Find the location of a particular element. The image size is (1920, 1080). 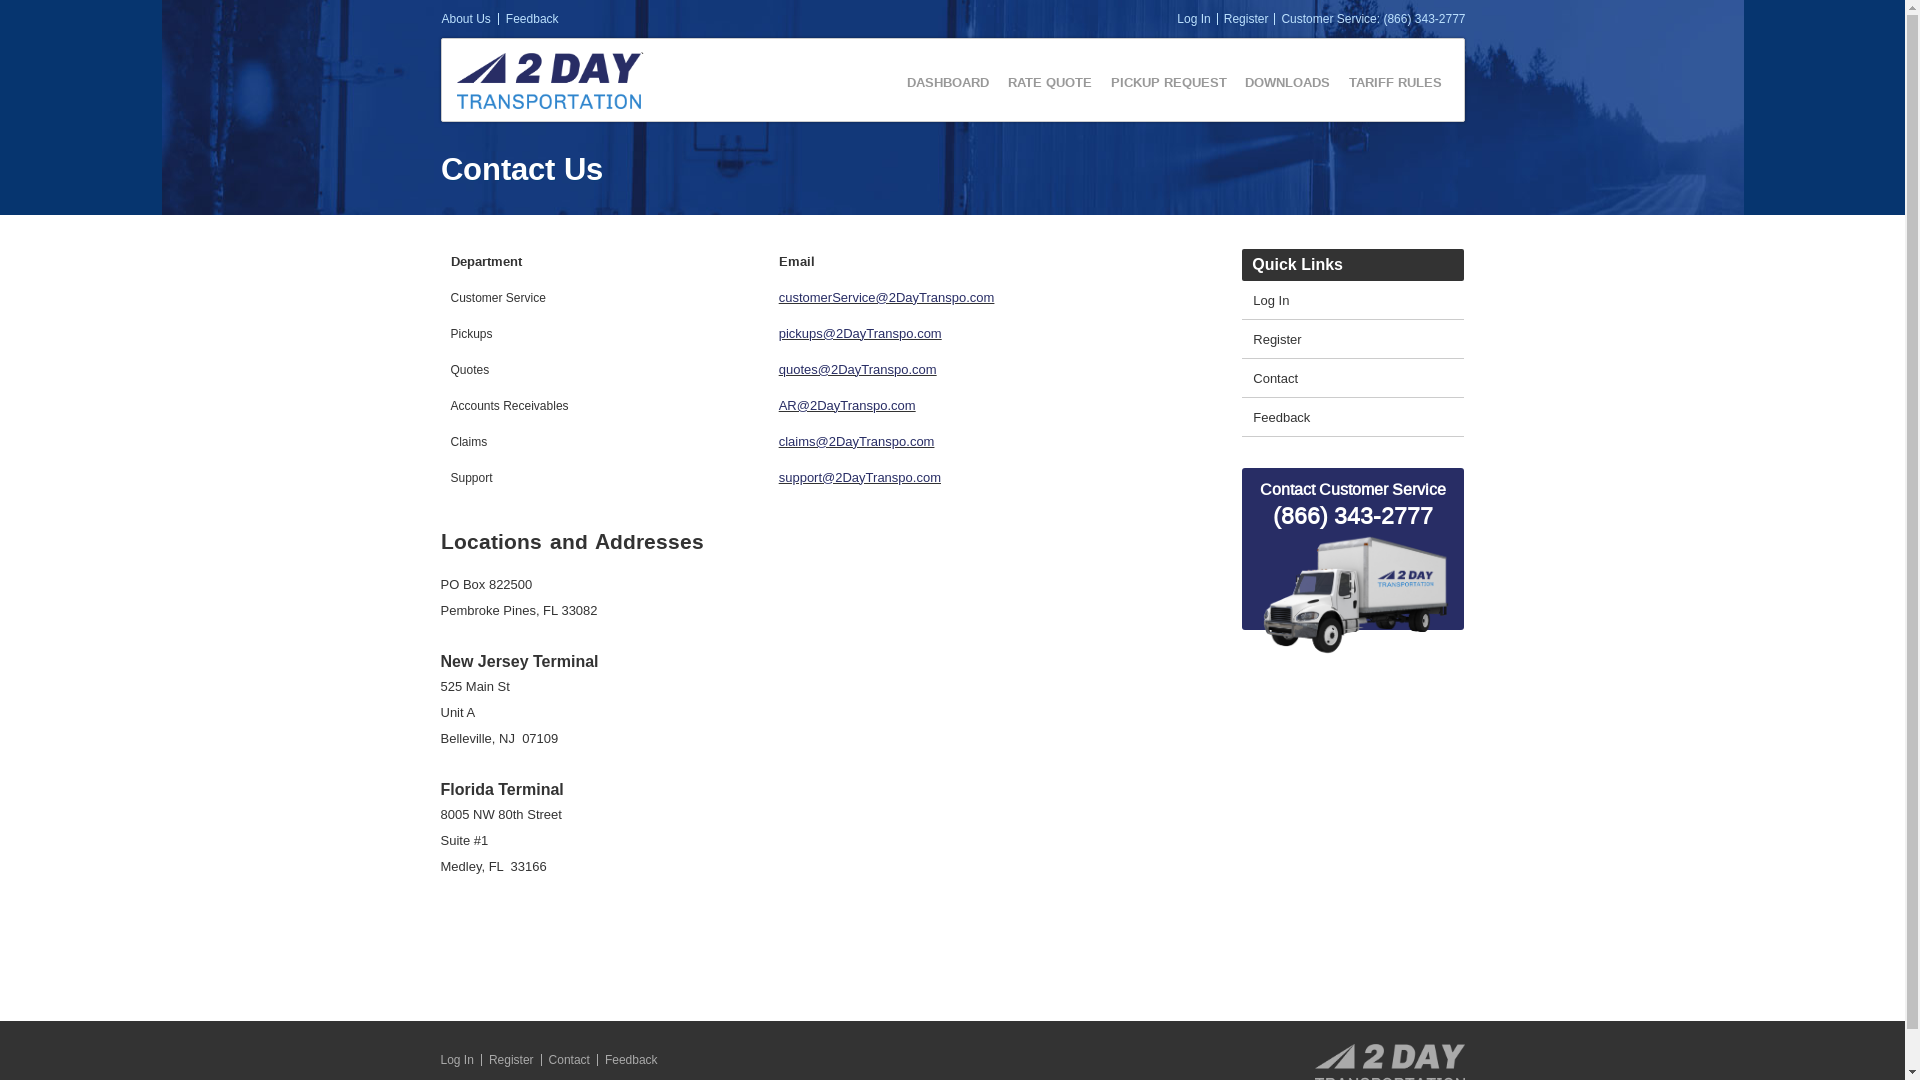

'claims@2DayTranspo.com' is located at coordinates (777, 440).